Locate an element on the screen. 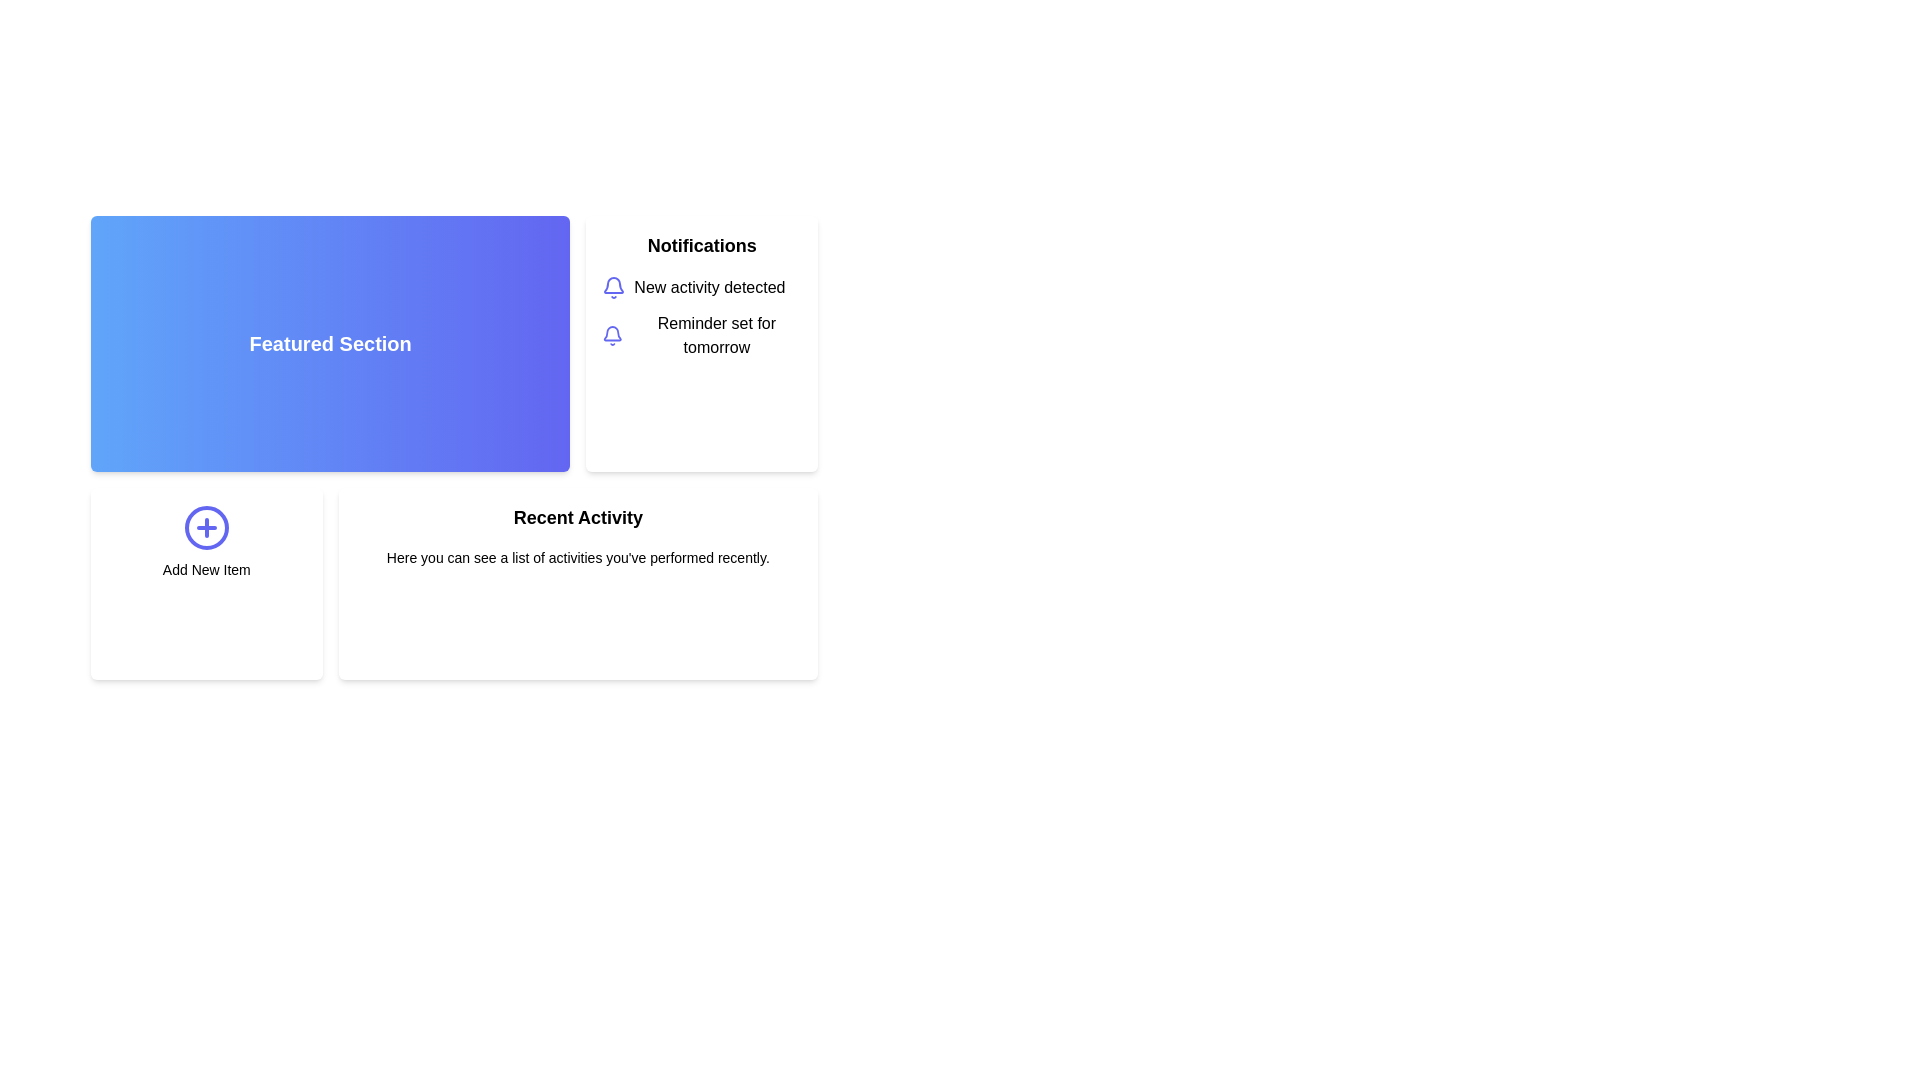 The height and width of the screenshot is (1080, 1920). the Notification card, which is the second card in the grid layout, styled with a white background and a bold 'Notifications' title, to read extended content is located at coordinates (702, 342).